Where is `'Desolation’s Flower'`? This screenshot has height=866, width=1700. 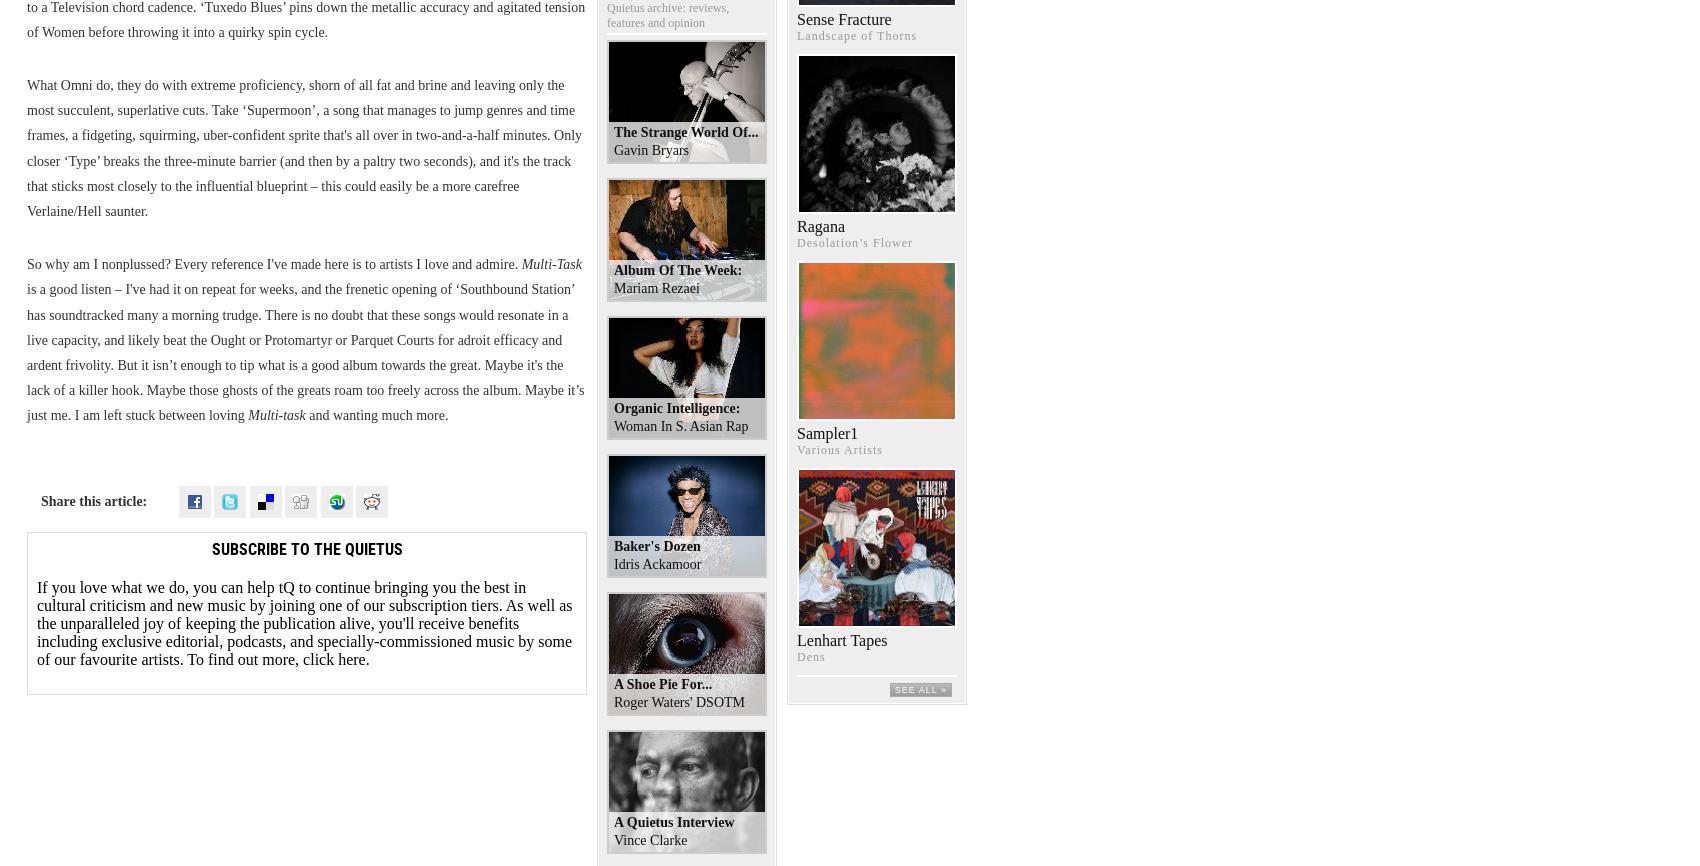
'Desolation’s Flower' is located at coordinates (854, 241).